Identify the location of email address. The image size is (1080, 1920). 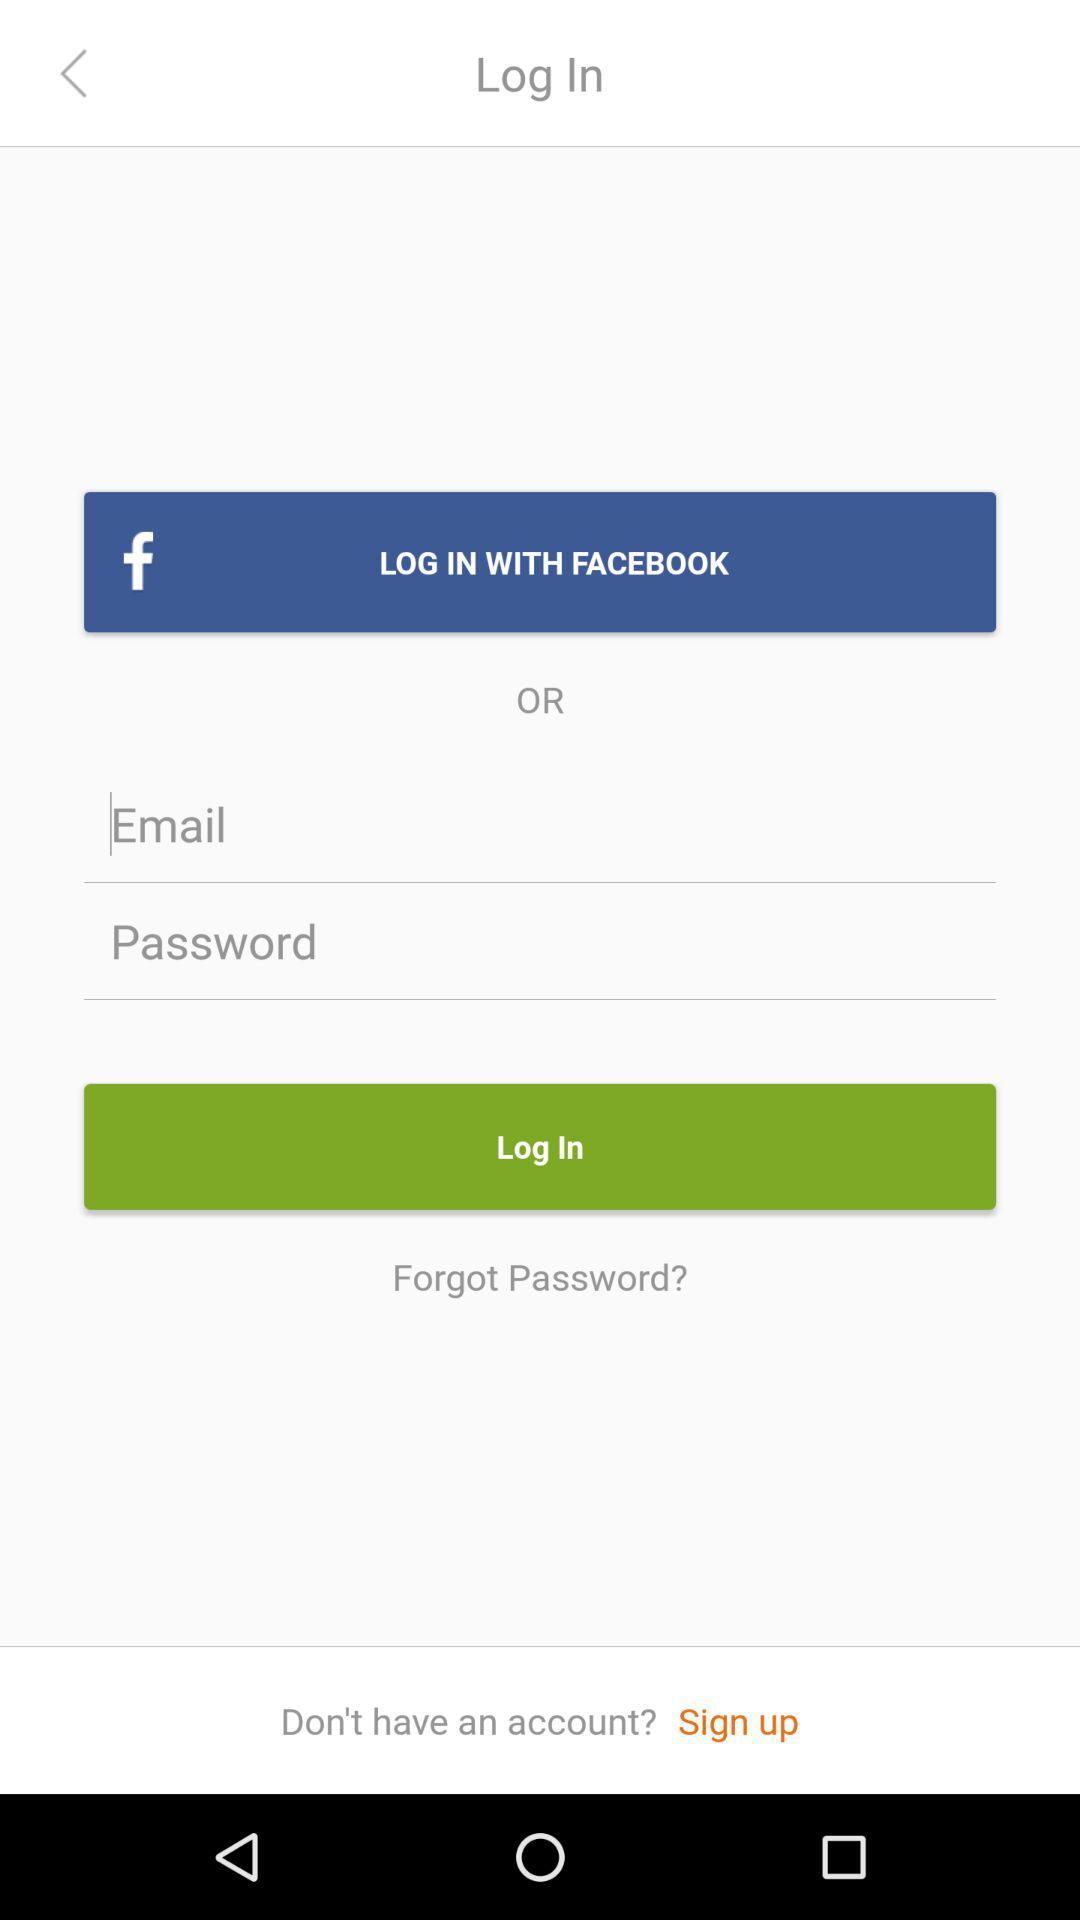
(540, 823).